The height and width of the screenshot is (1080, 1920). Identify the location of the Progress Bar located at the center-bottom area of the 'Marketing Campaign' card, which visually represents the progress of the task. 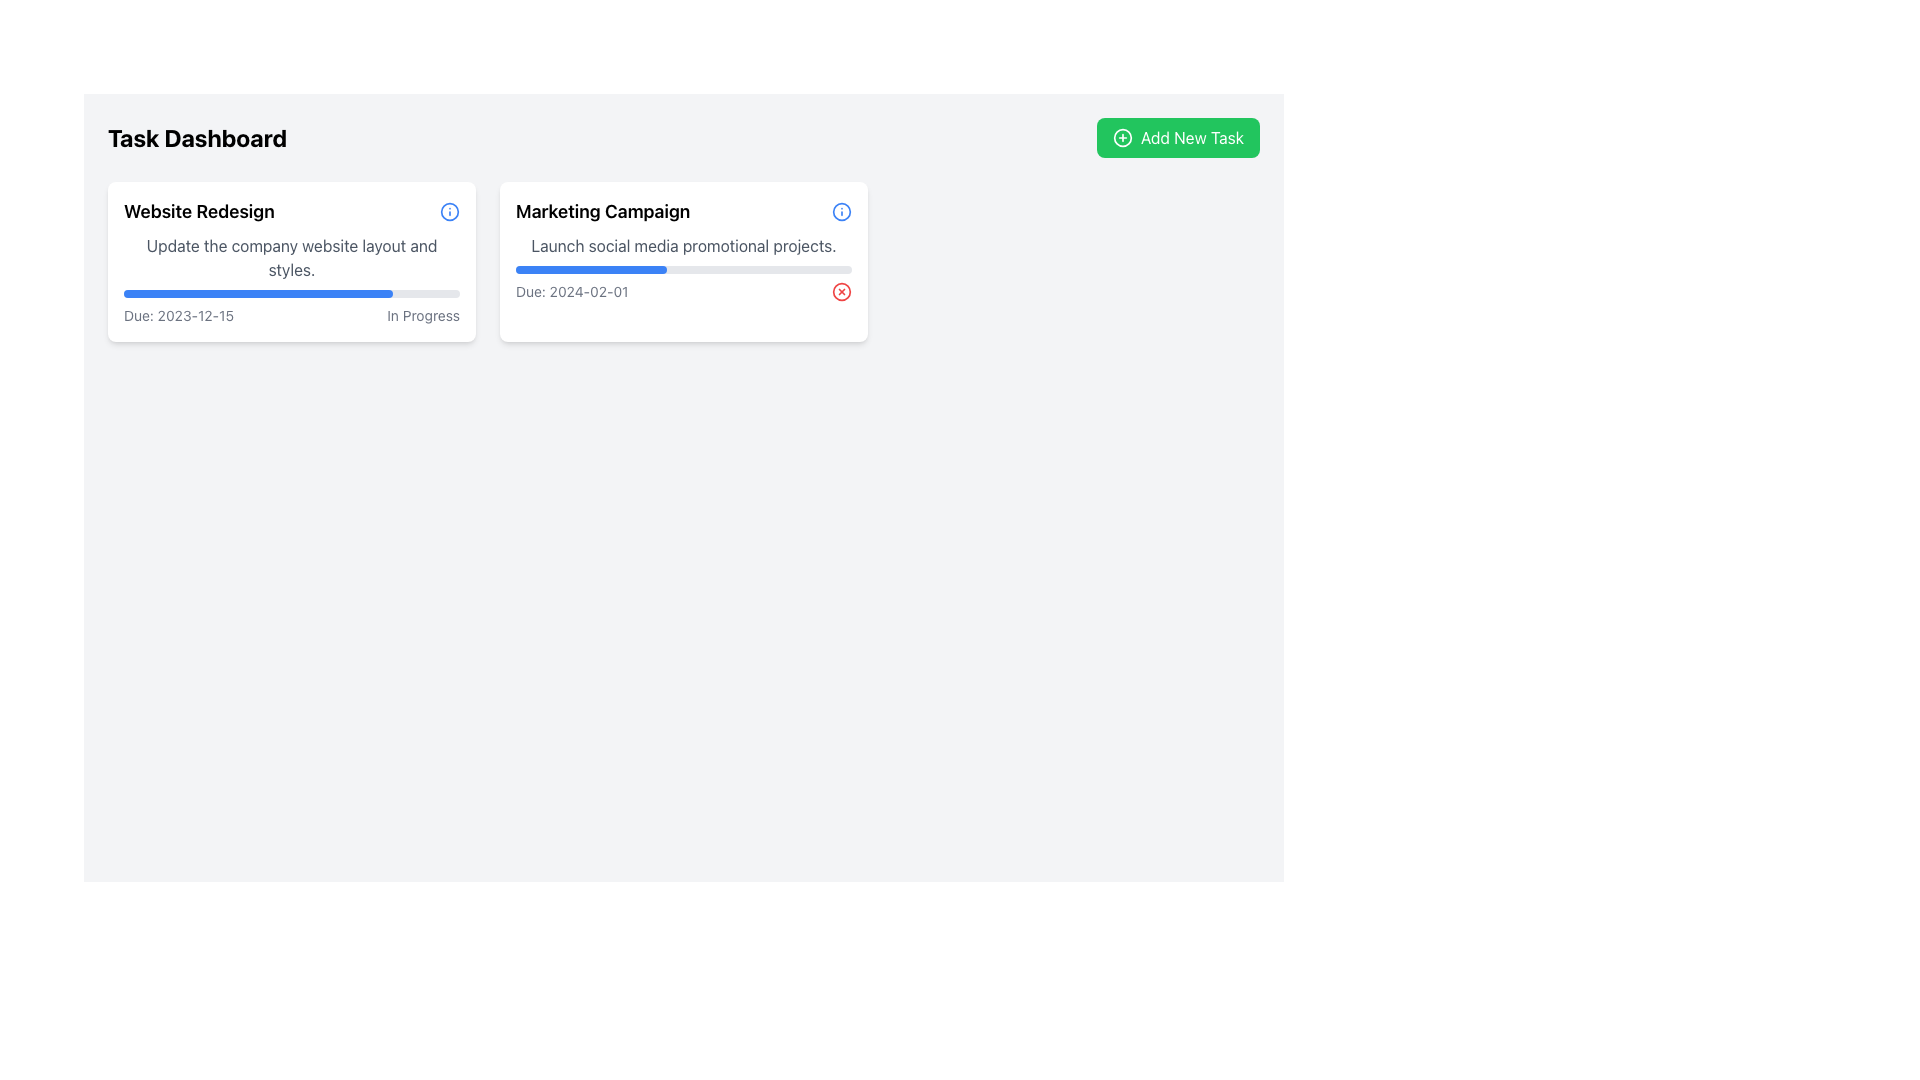
(684, 270).